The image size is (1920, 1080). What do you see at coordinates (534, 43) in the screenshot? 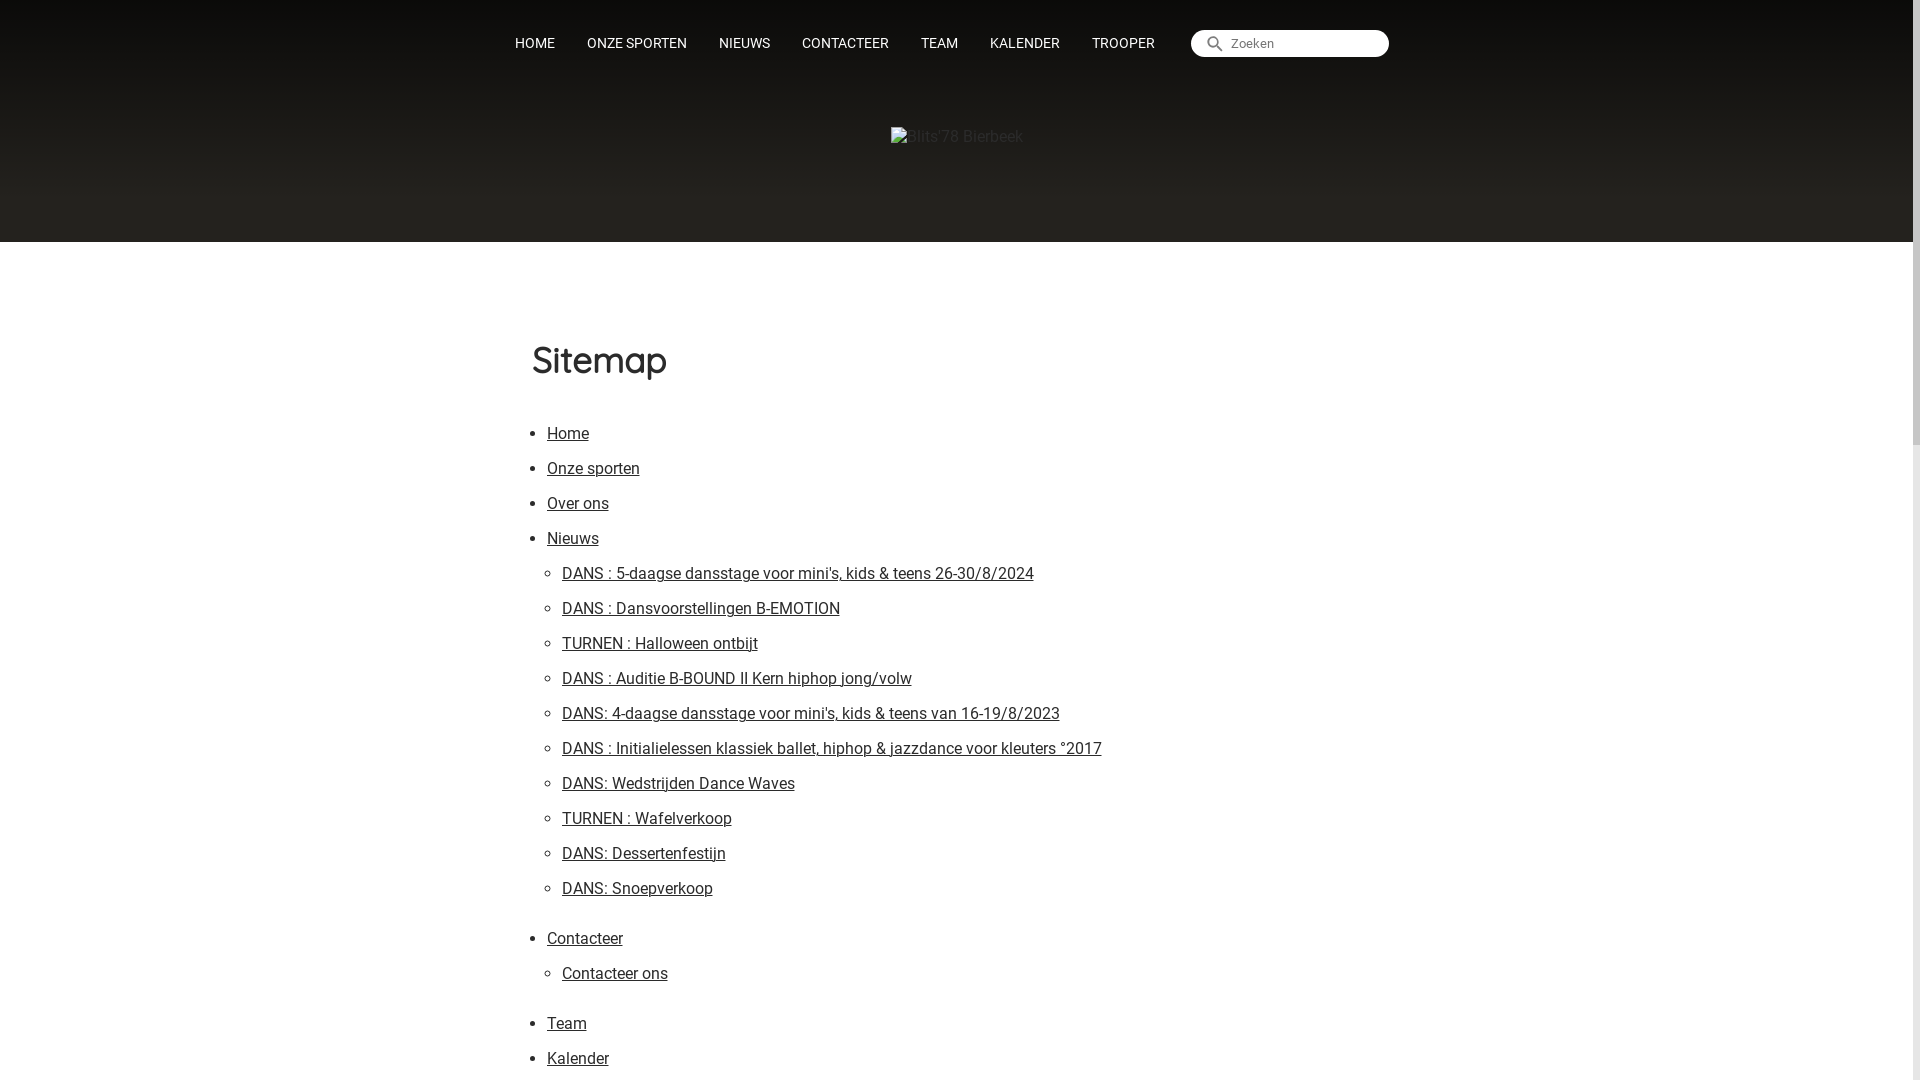
I see `'HOME'` at bounding box center [534, 43].